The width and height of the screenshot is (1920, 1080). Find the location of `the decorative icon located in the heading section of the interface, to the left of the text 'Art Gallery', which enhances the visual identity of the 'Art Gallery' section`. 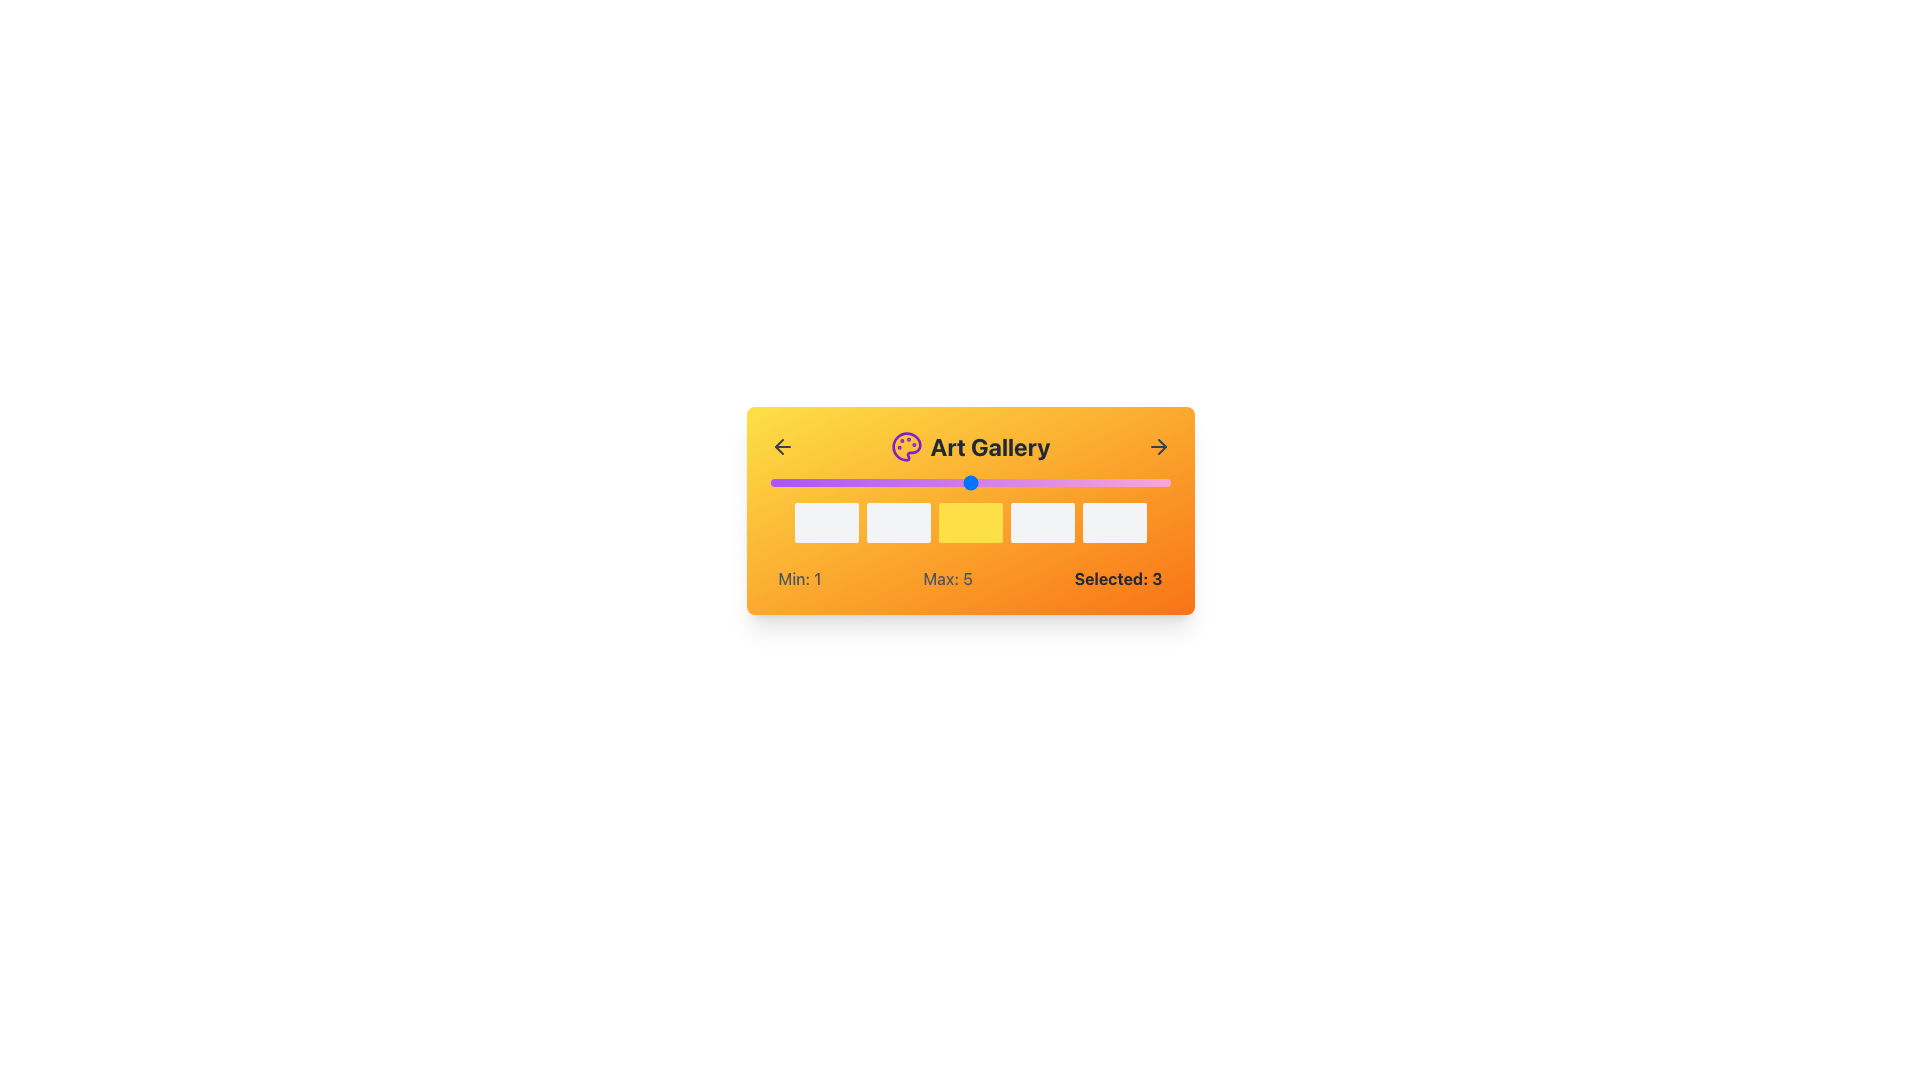

the decorative icon located in the heading section of the interface, to the left of the text 'Art Gallery', which enhances the visual identity of the 'Art Gallery' section is located at coordinates (905, 446).